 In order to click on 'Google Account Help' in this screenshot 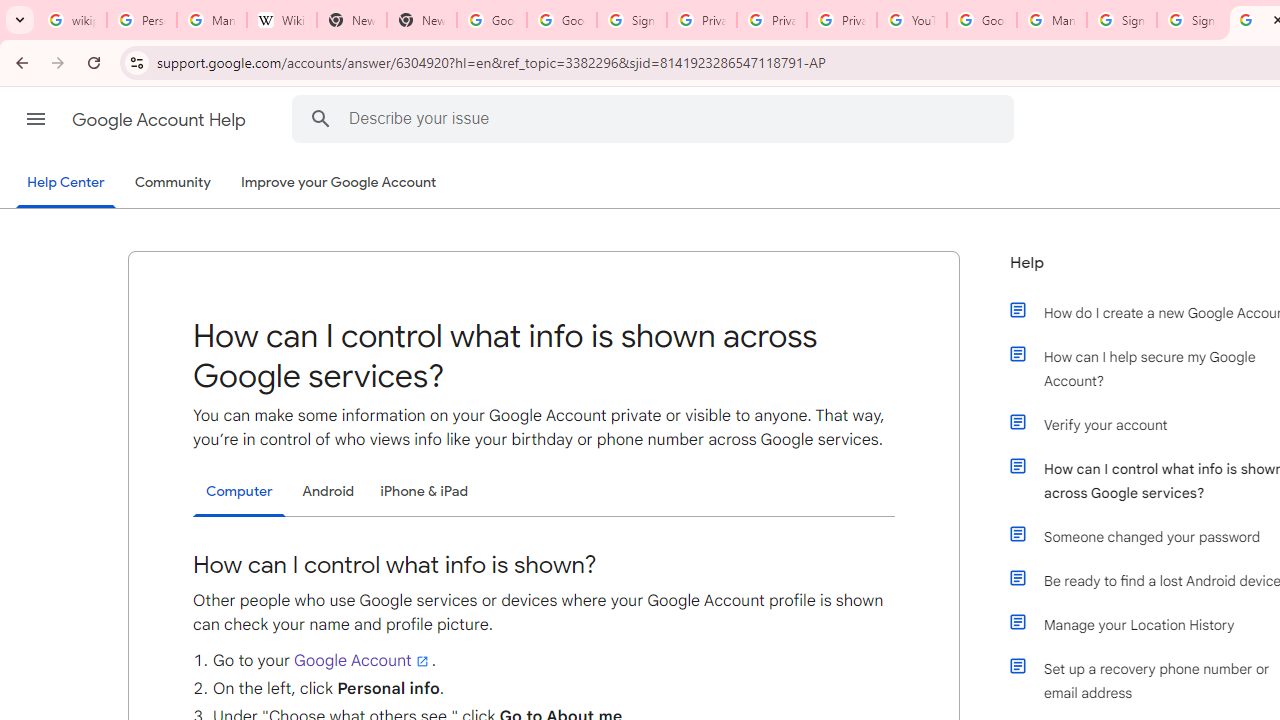, I will do `click(160, 119)`.